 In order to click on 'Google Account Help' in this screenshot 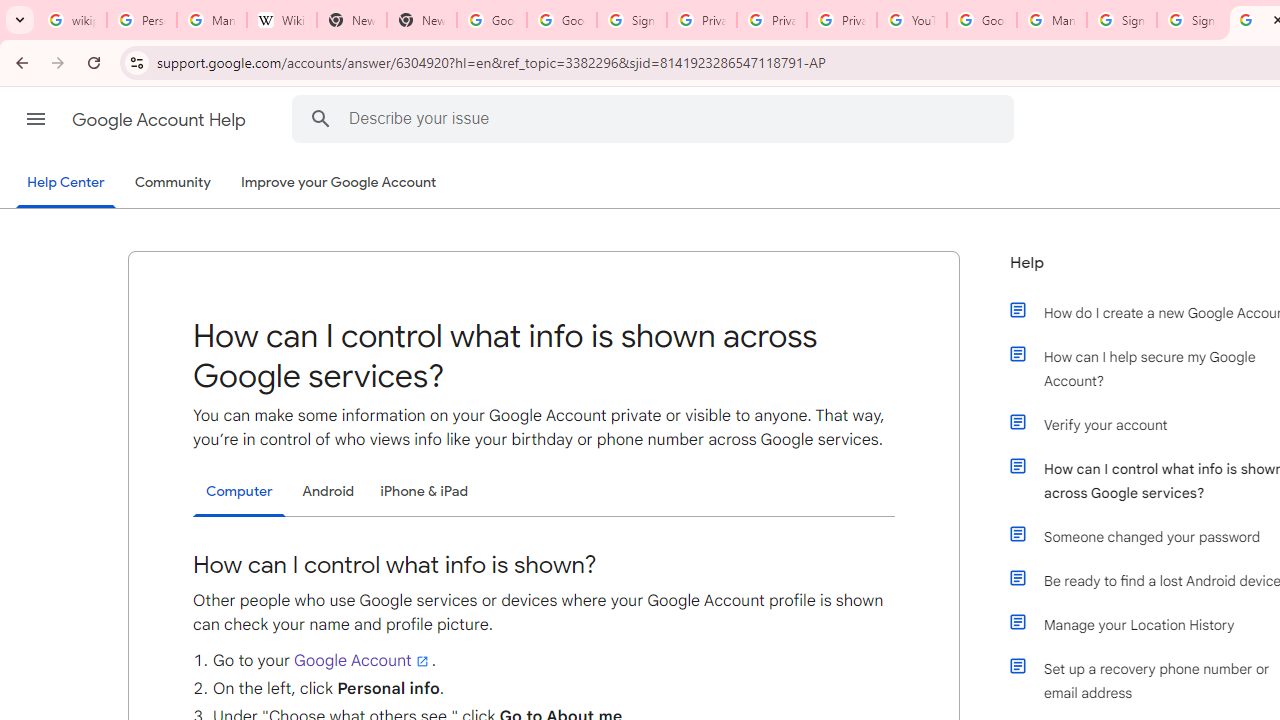, I will do `click(160, 119)`.